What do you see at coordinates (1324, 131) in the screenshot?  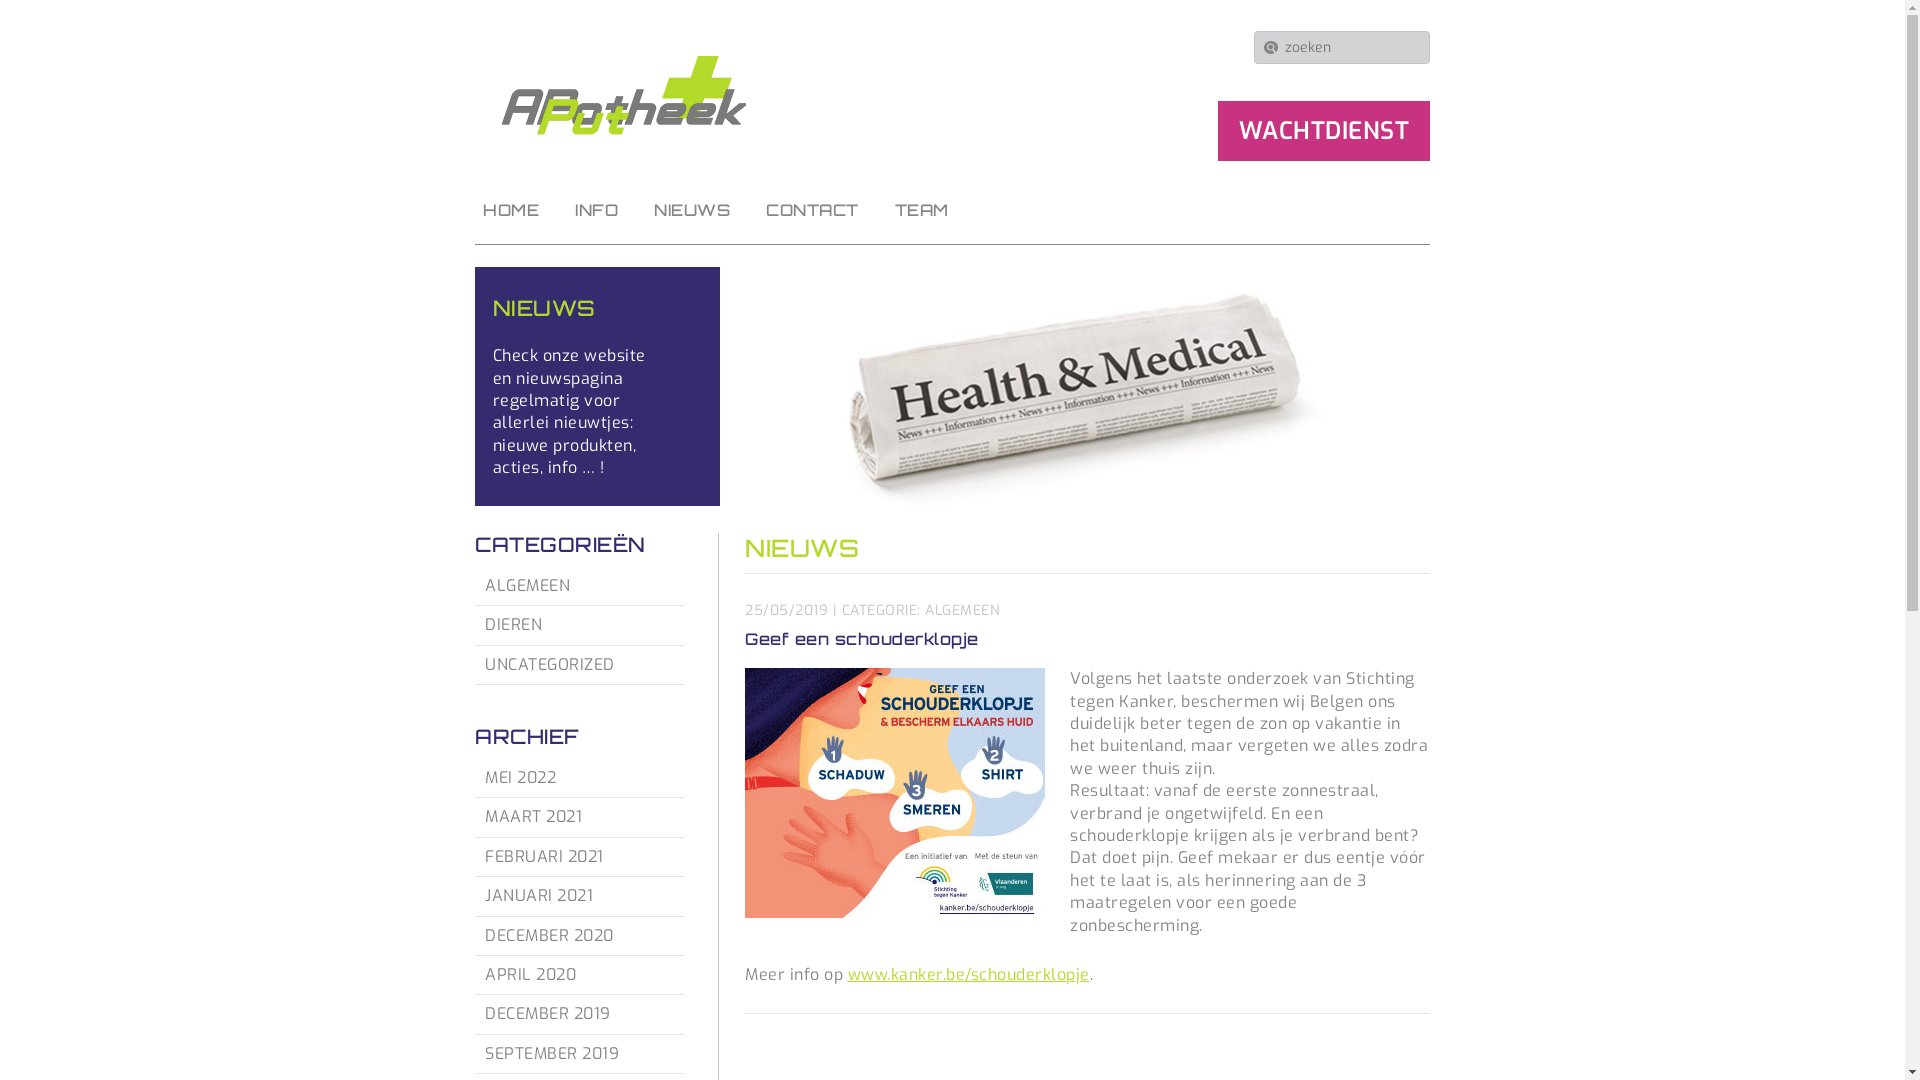 I see `'WACHTDIENST'` at bounding box center [1324, 131].